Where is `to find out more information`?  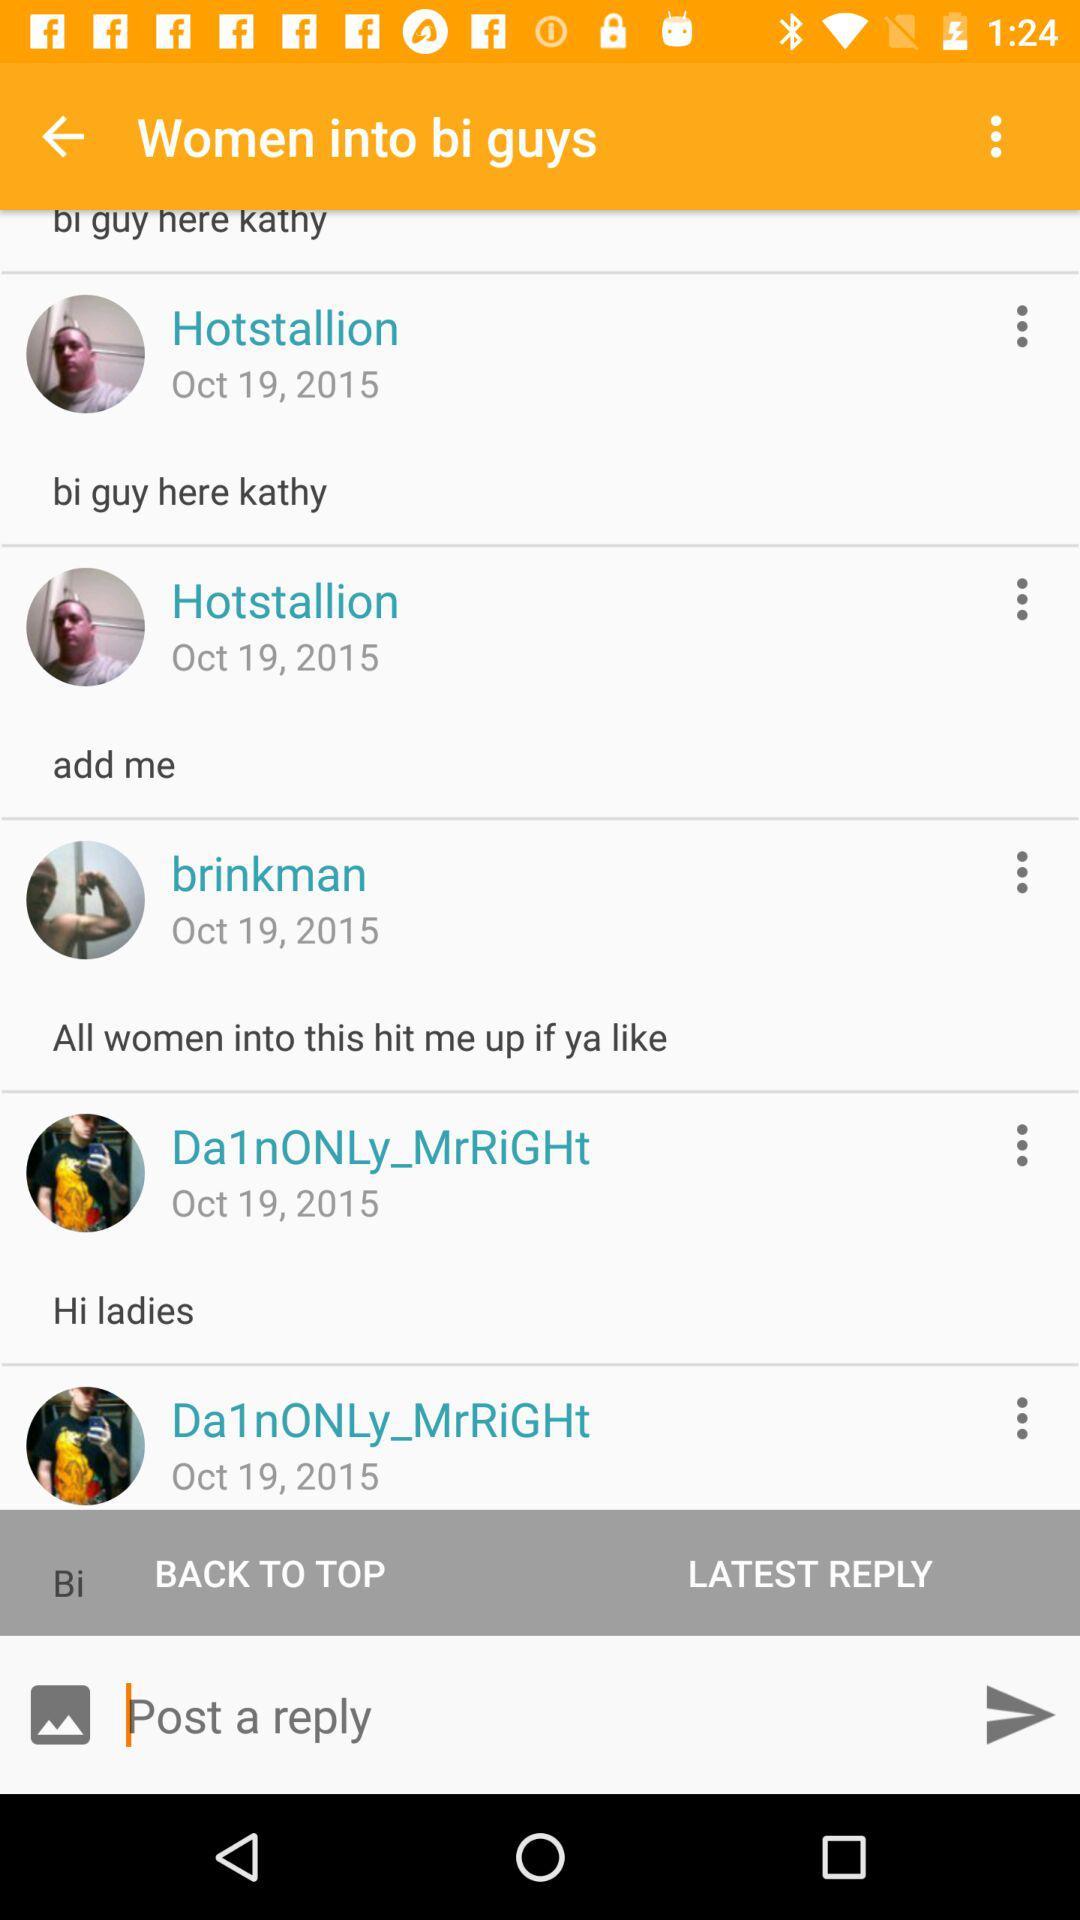
to find out more information is located at coordinates (1022, 1417).